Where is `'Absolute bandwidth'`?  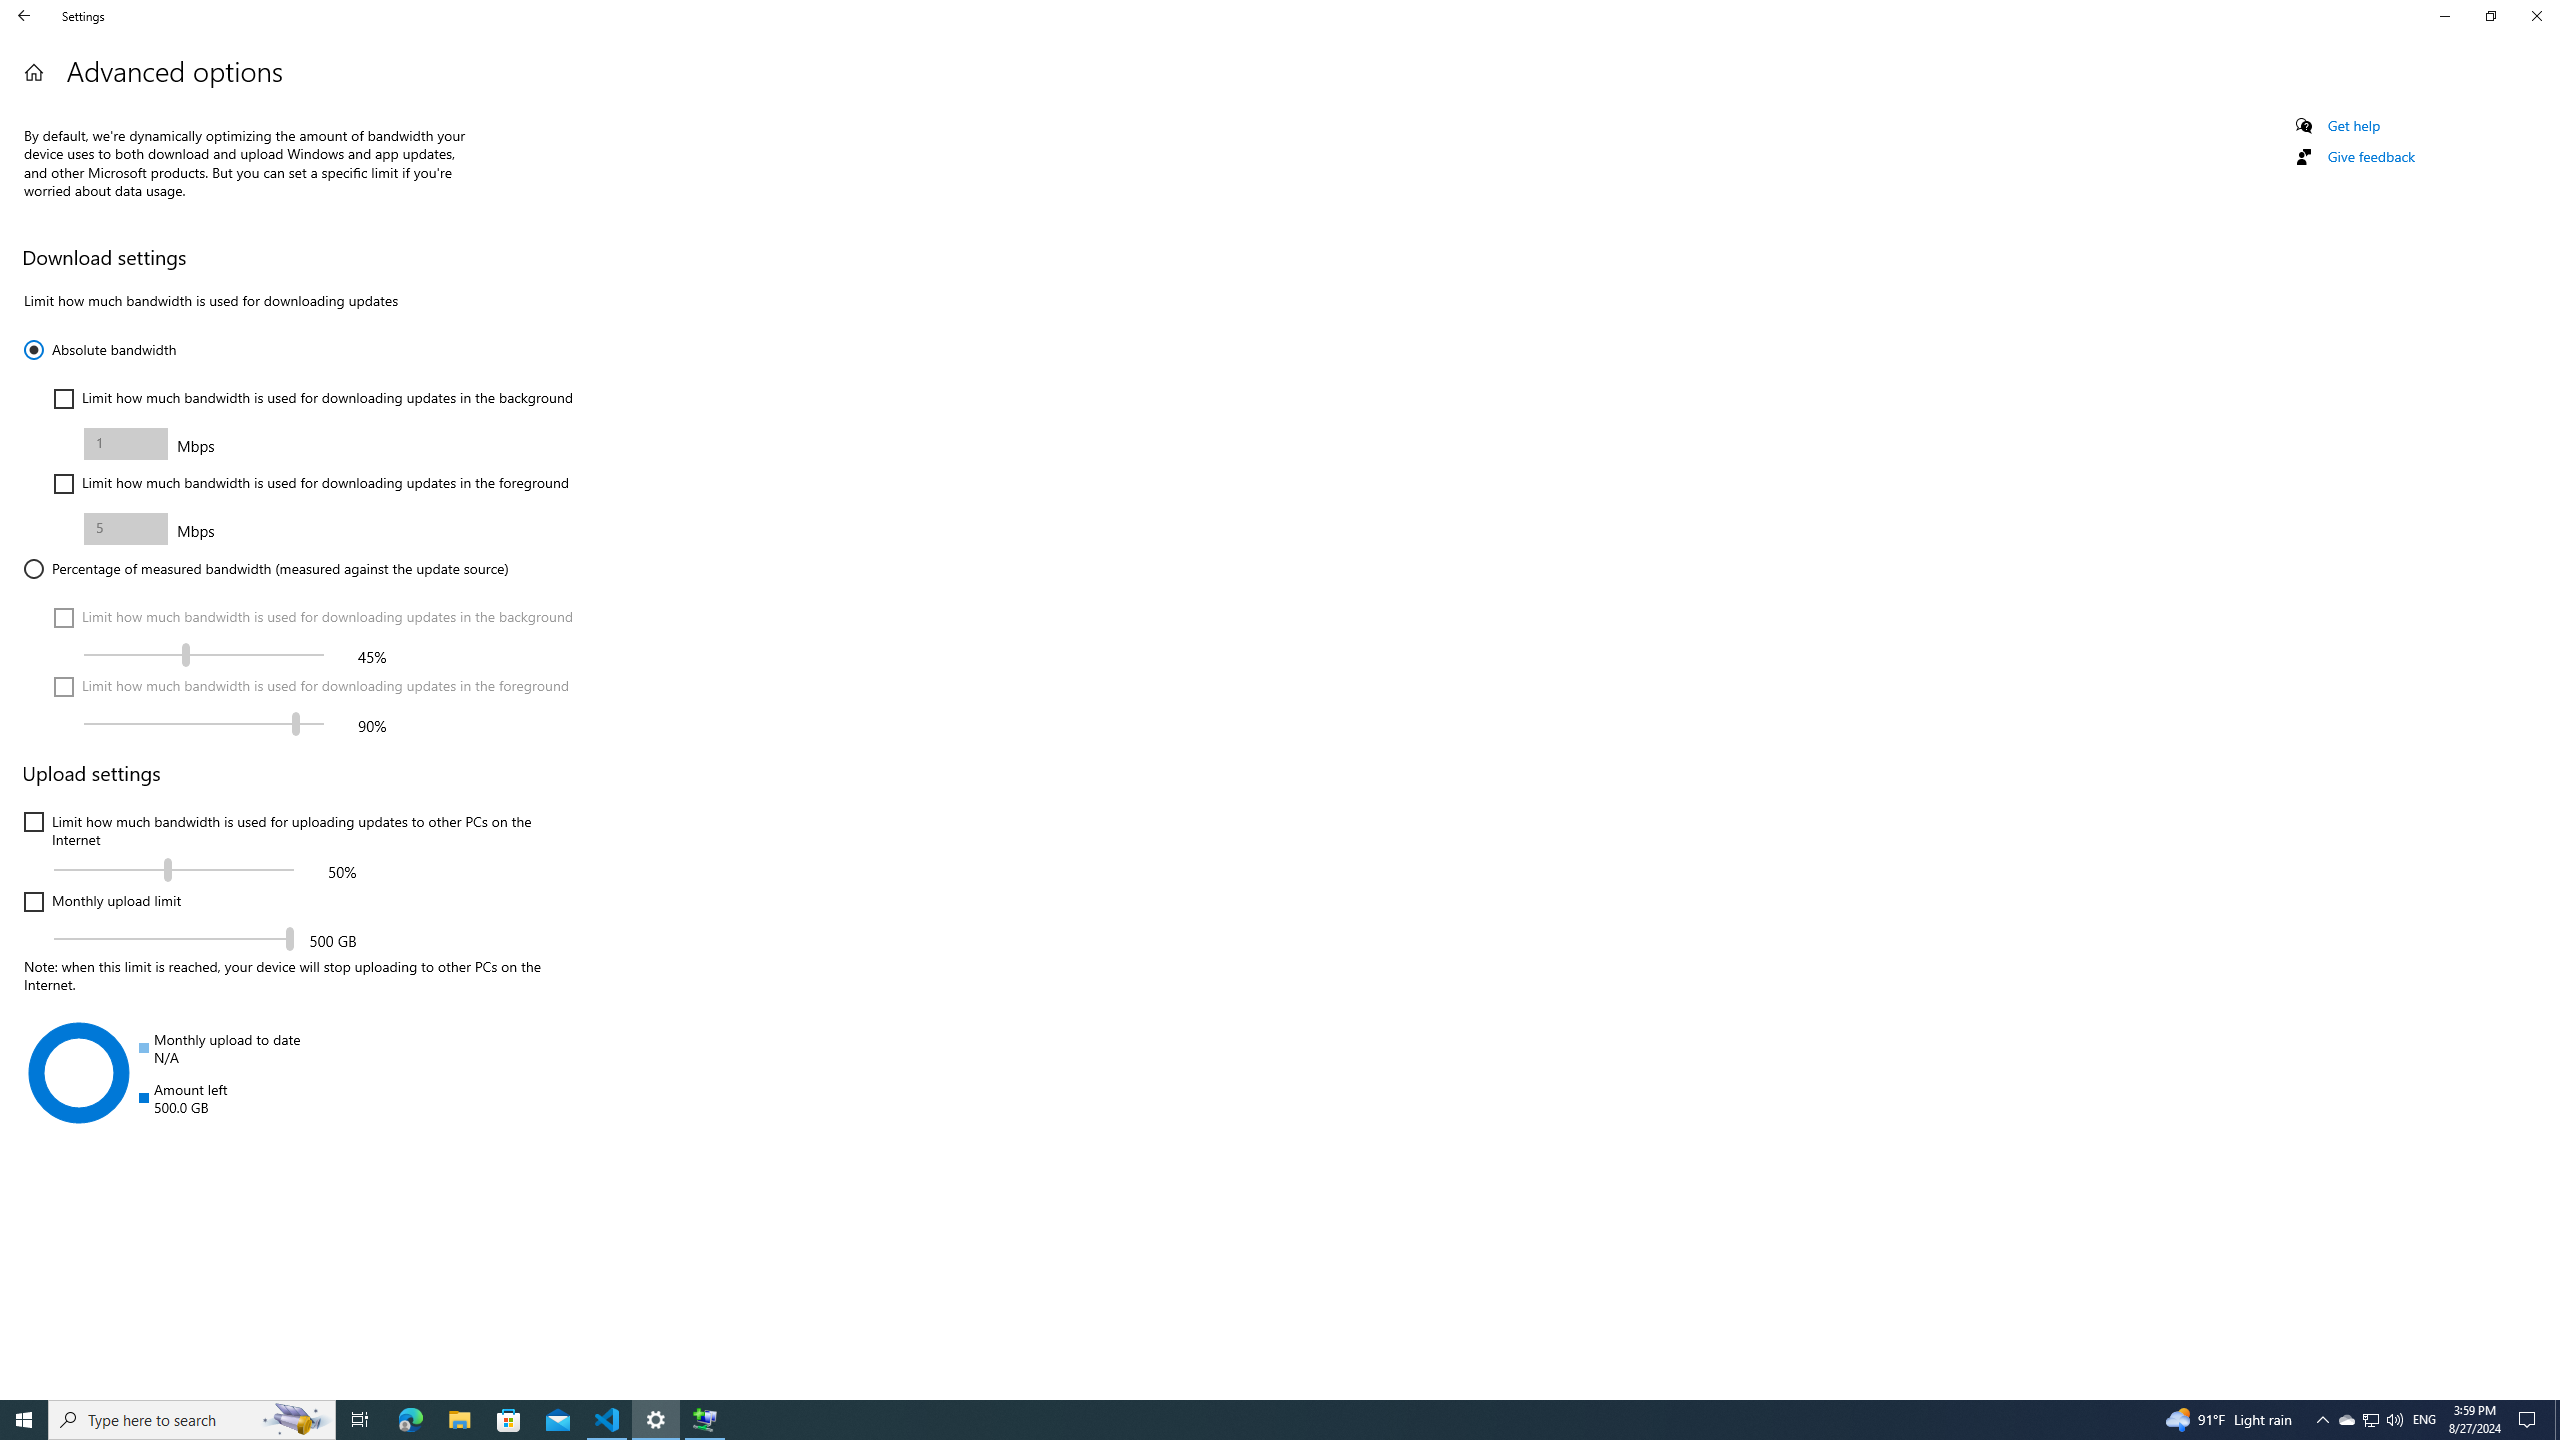 'Absolute bandwidth' is located at coordinates (98, 348).